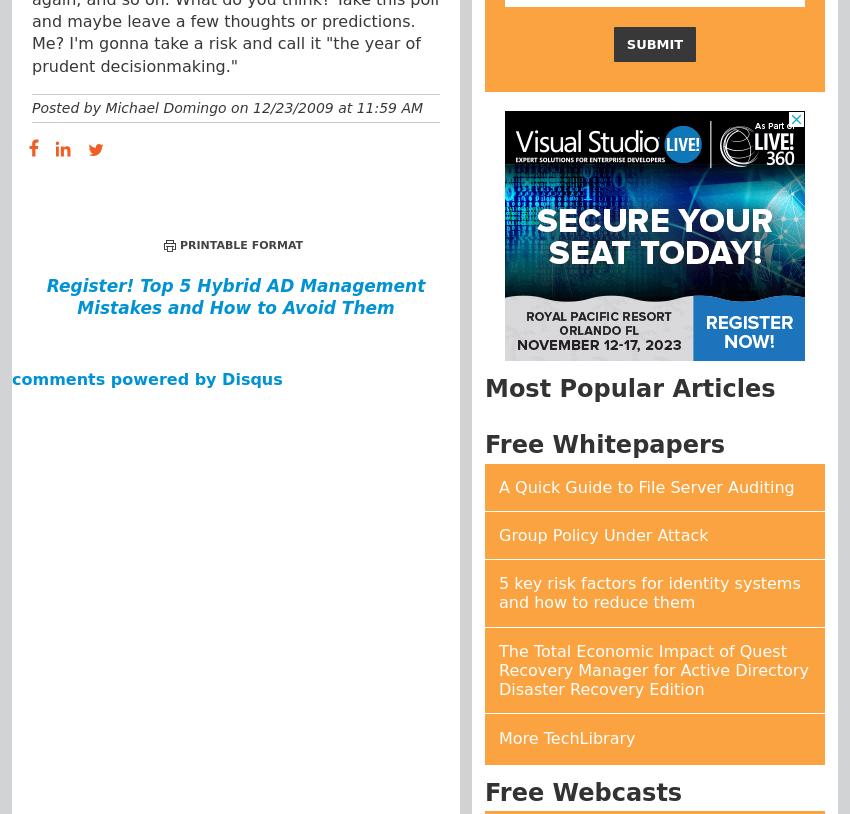  I want to click on 'A Quick Guide to File Server Auditing', so click(646, 485).